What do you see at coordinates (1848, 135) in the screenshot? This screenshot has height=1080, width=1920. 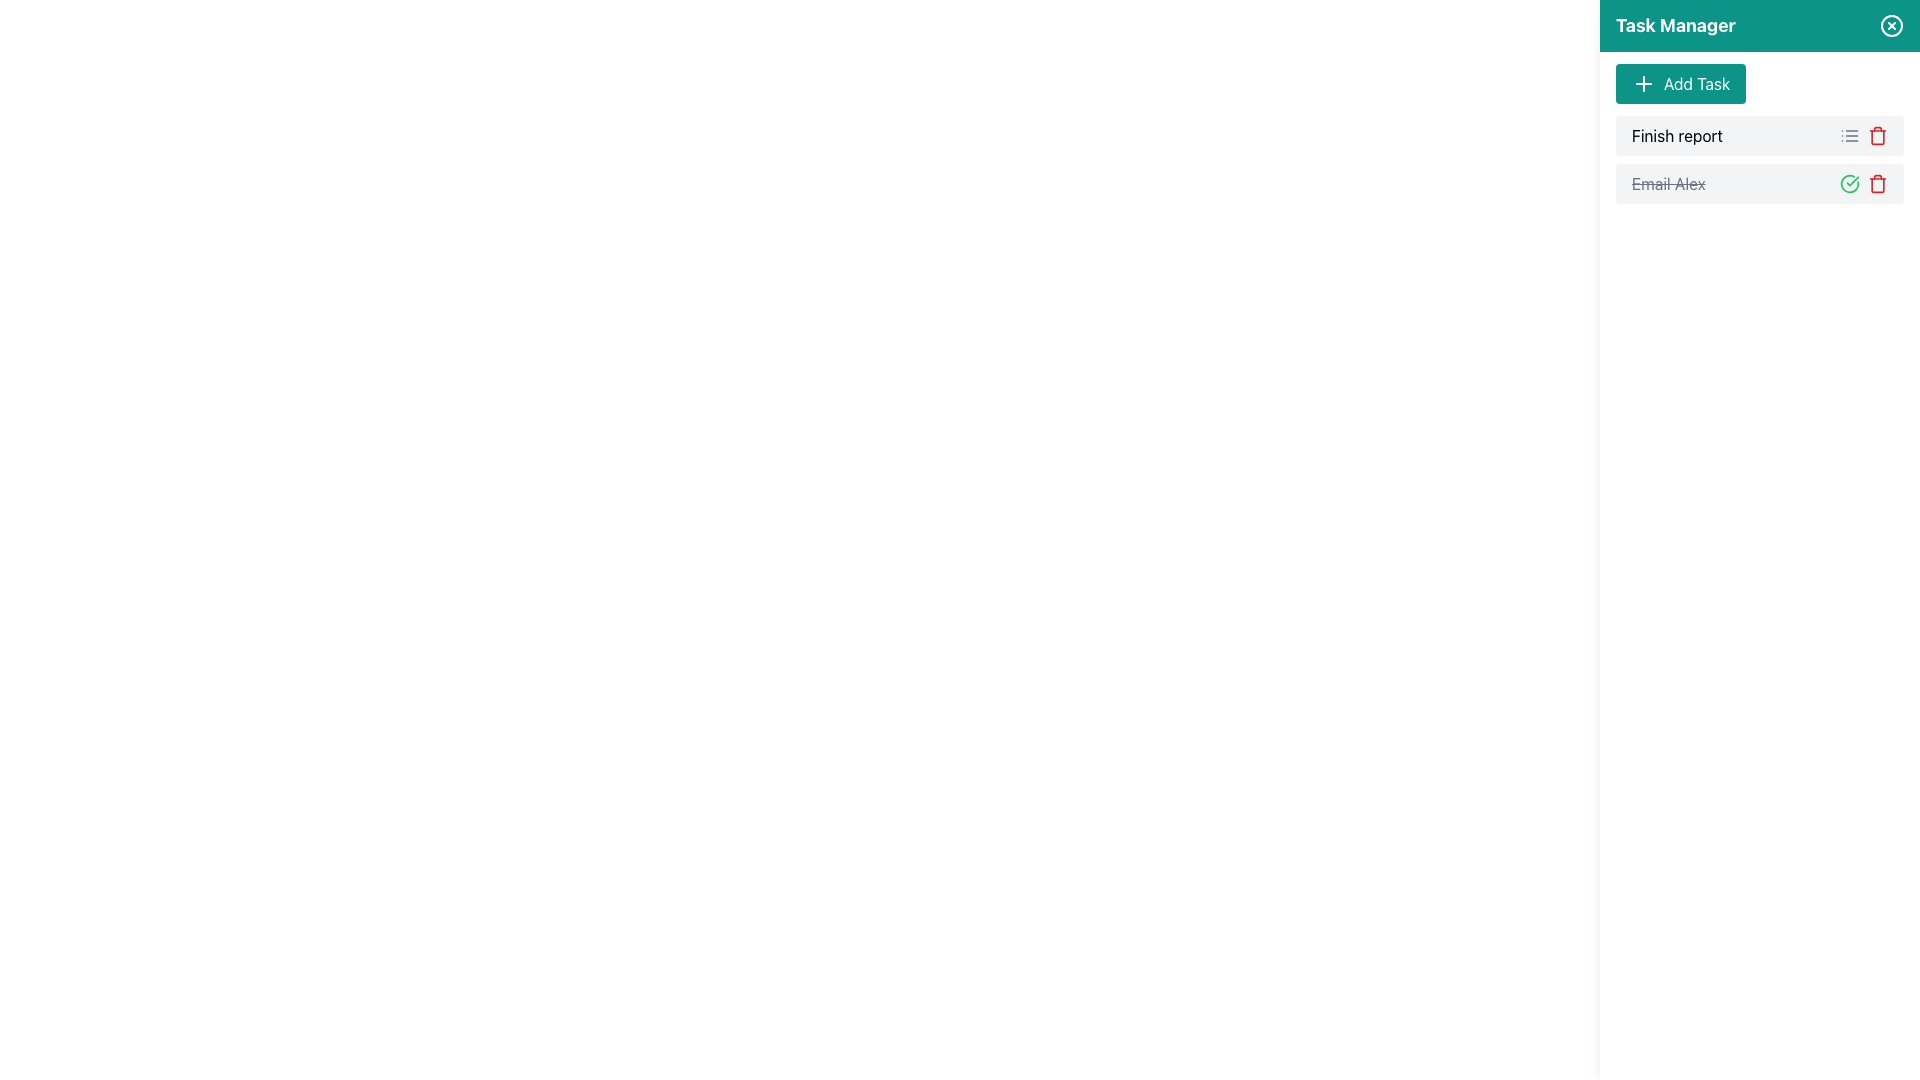 I see `the interactive button located to the right of the 'Finish report' task in the vertical task list of the 'Task Manager' panel` at bounding box center [1848, 135].